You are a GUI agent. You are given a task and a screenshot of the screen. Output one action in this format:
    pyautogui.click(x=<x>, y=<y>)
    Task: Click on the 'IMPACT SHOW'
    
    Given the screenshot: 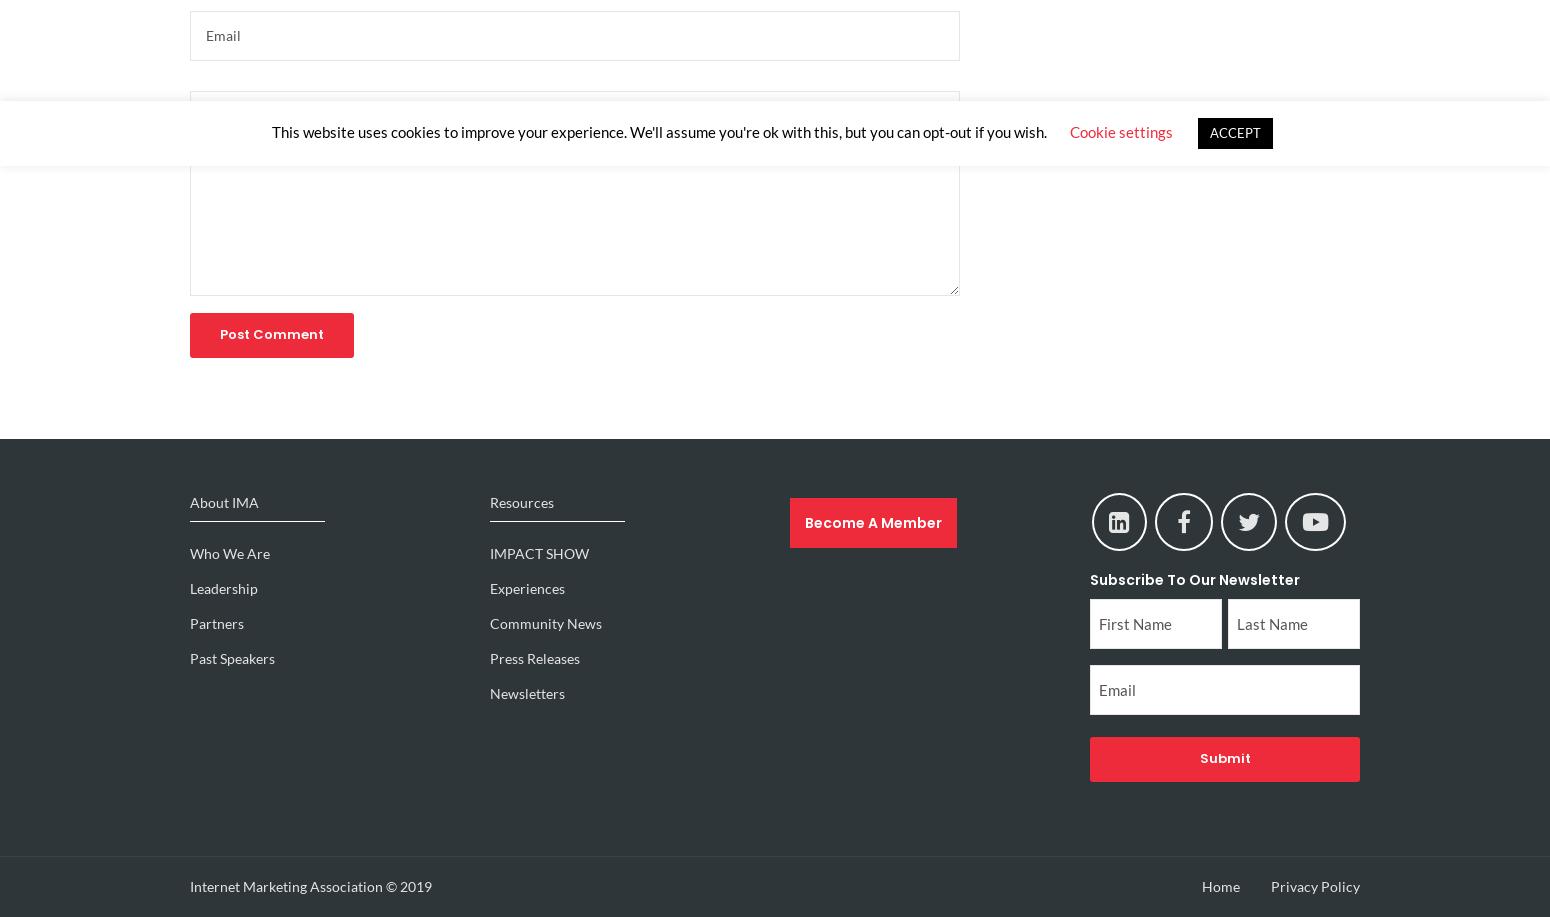 What is the action you would take?
    pyautogui.click(x=538, y=553)
    